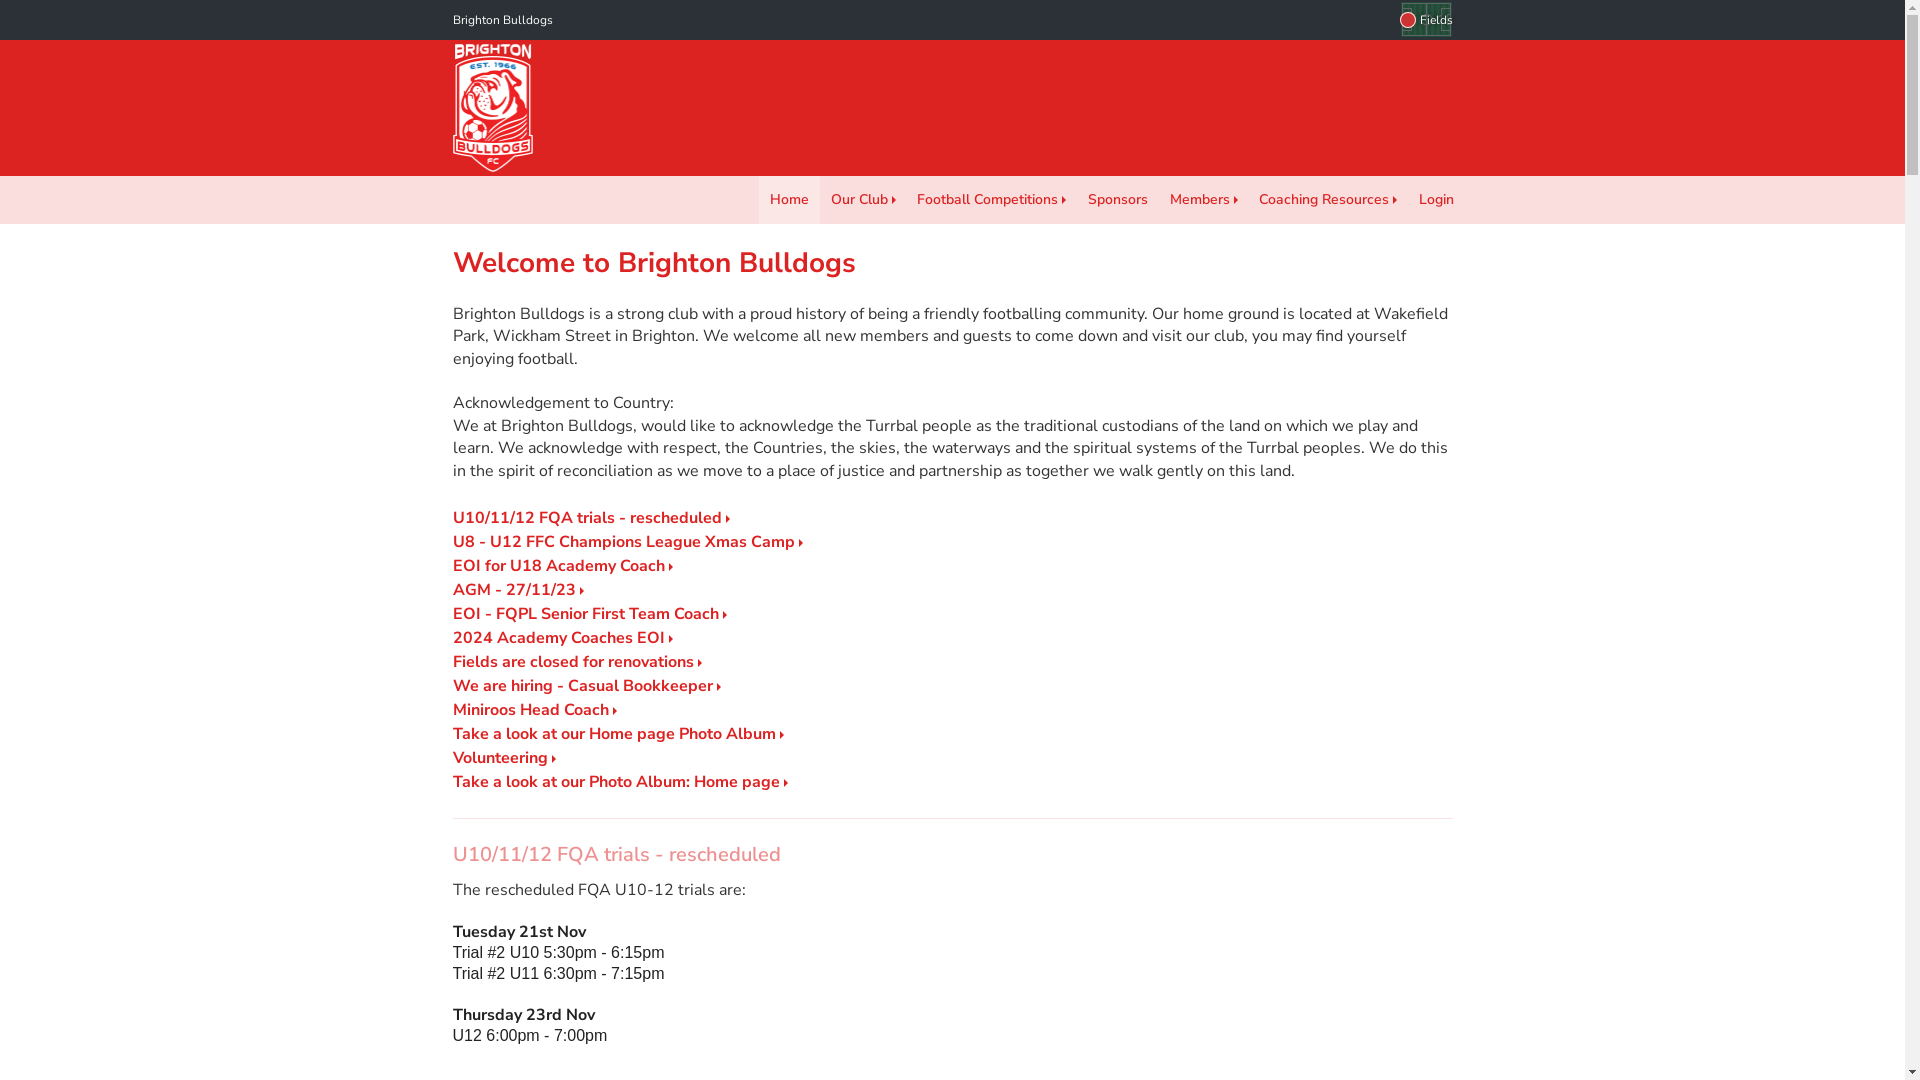 The width and height of the screenshot is (1920, 1080). Describe the element at coordinates (863, 200) in the screenshot. I see `'Our Club'` at that location.